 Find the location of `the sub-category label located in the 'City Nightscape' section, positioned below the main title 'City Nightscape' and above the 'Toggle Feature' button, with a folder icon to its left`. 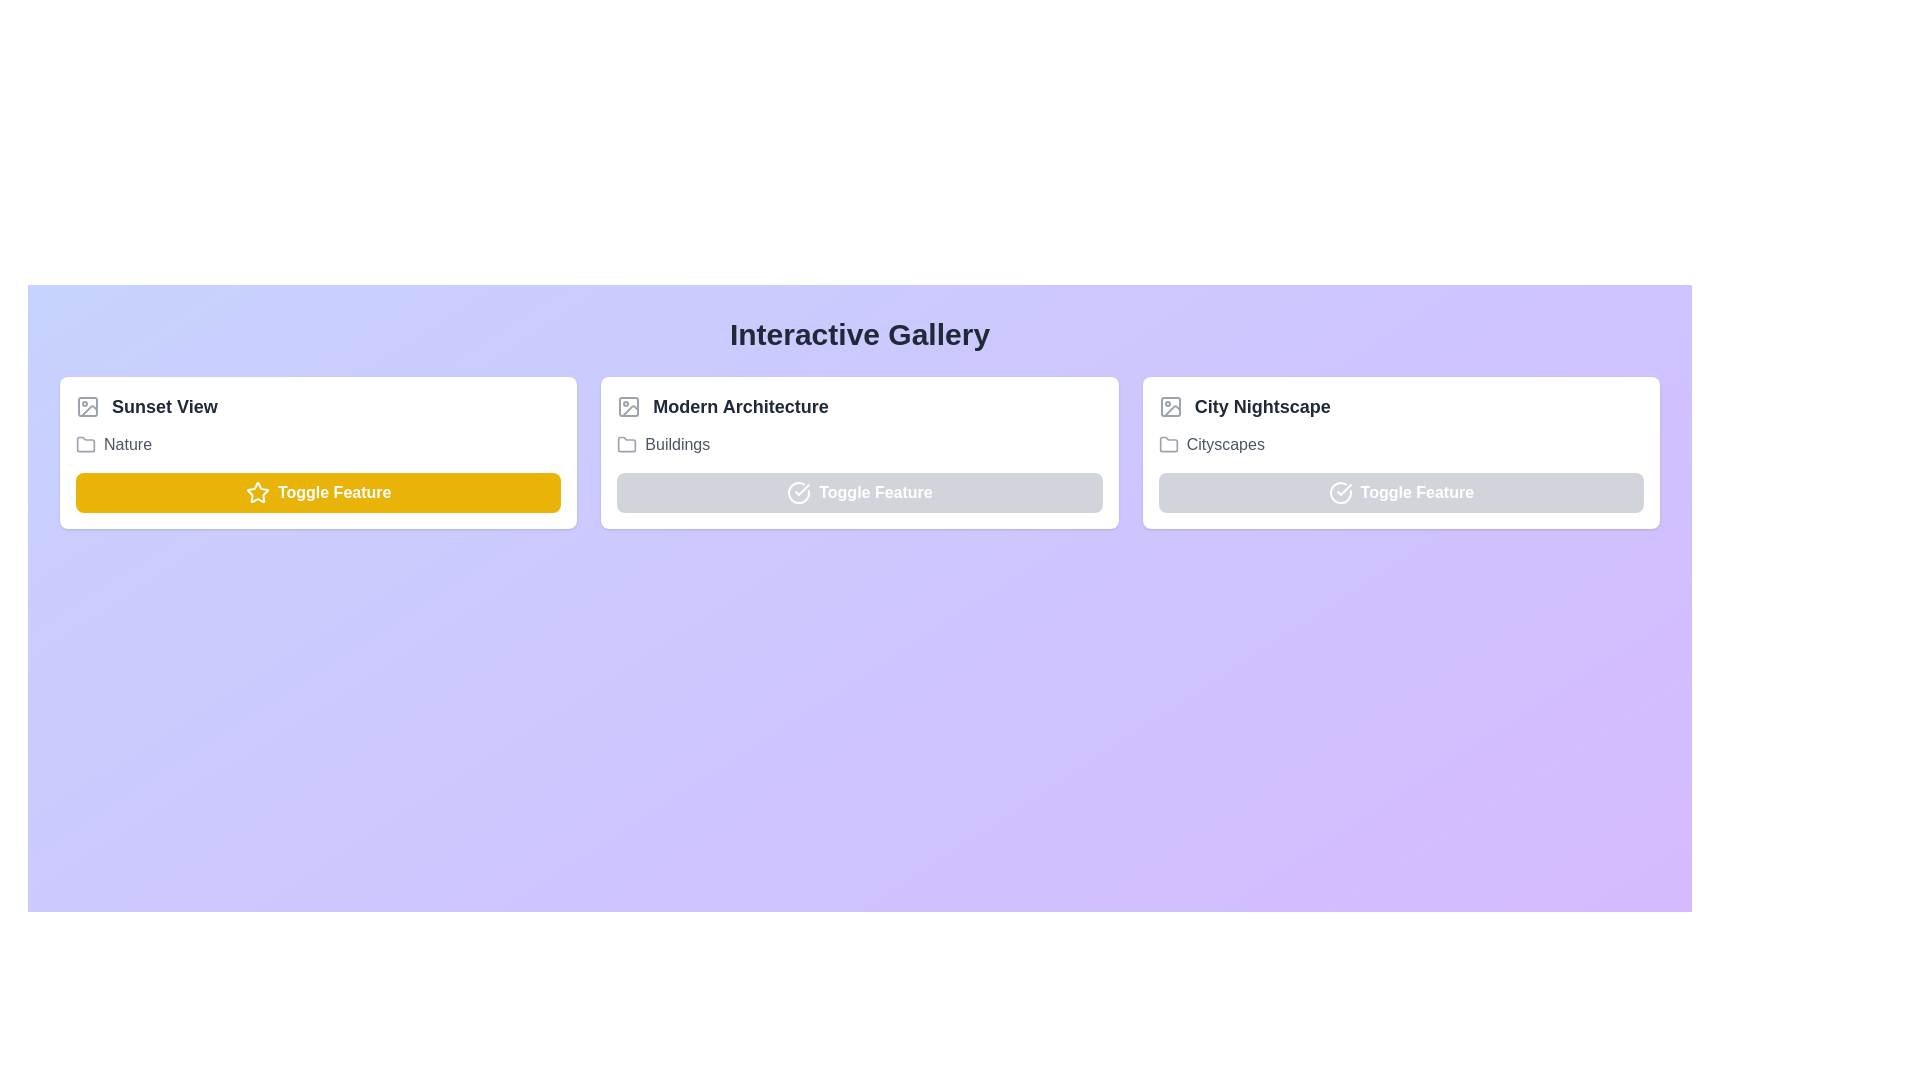

the sub-category label located in the 'City Nightscape' section, positioned below the main title 'City Nightscape' and above the 'Toggle Feature' button, with a folder icon to its left is located at coordinates (1400, 443).